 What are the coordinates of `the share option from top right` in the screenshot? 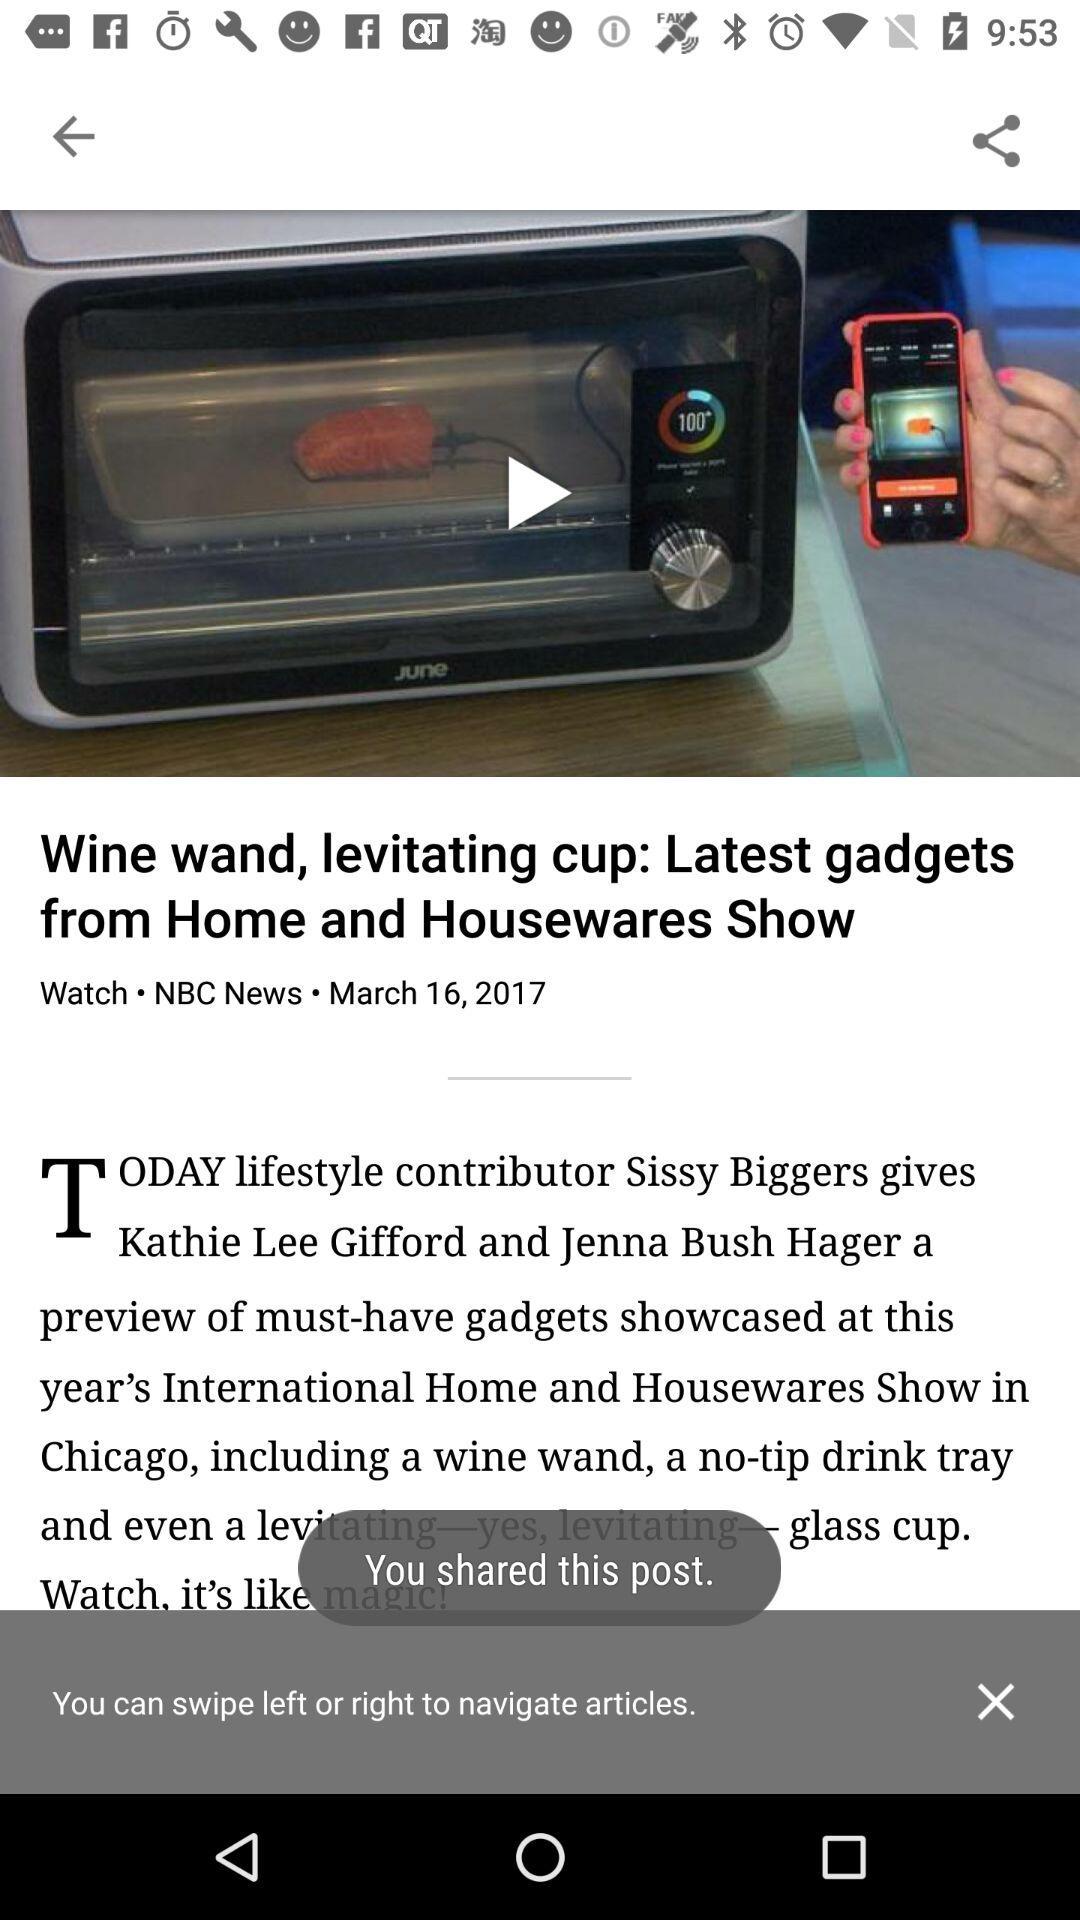 It's located at (996, 135).